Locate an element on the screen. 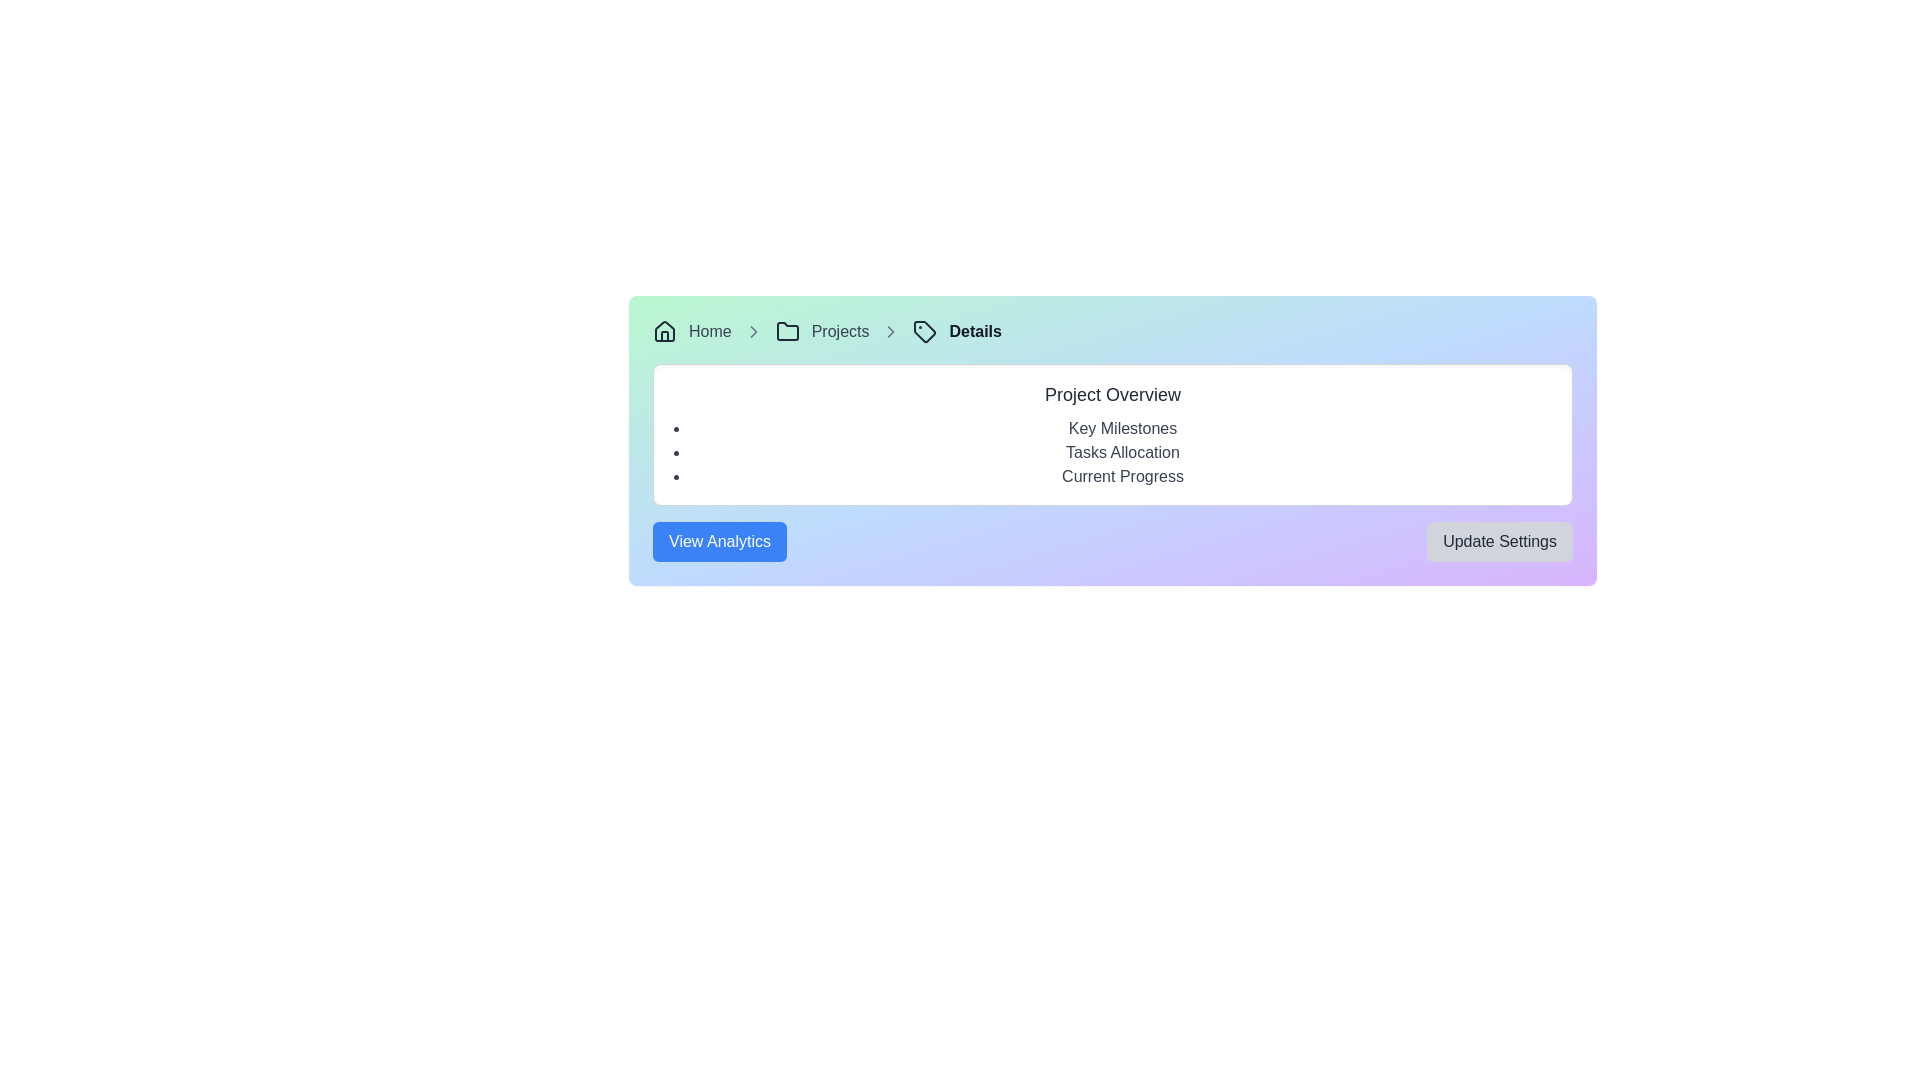 The width and height of the screenshot is (1920, 1080). the 'home' icon in the breadcrumb navigation bar, which visually represents a house symbol and is located at the start of the navigation header is located at coordinates (665, 330).